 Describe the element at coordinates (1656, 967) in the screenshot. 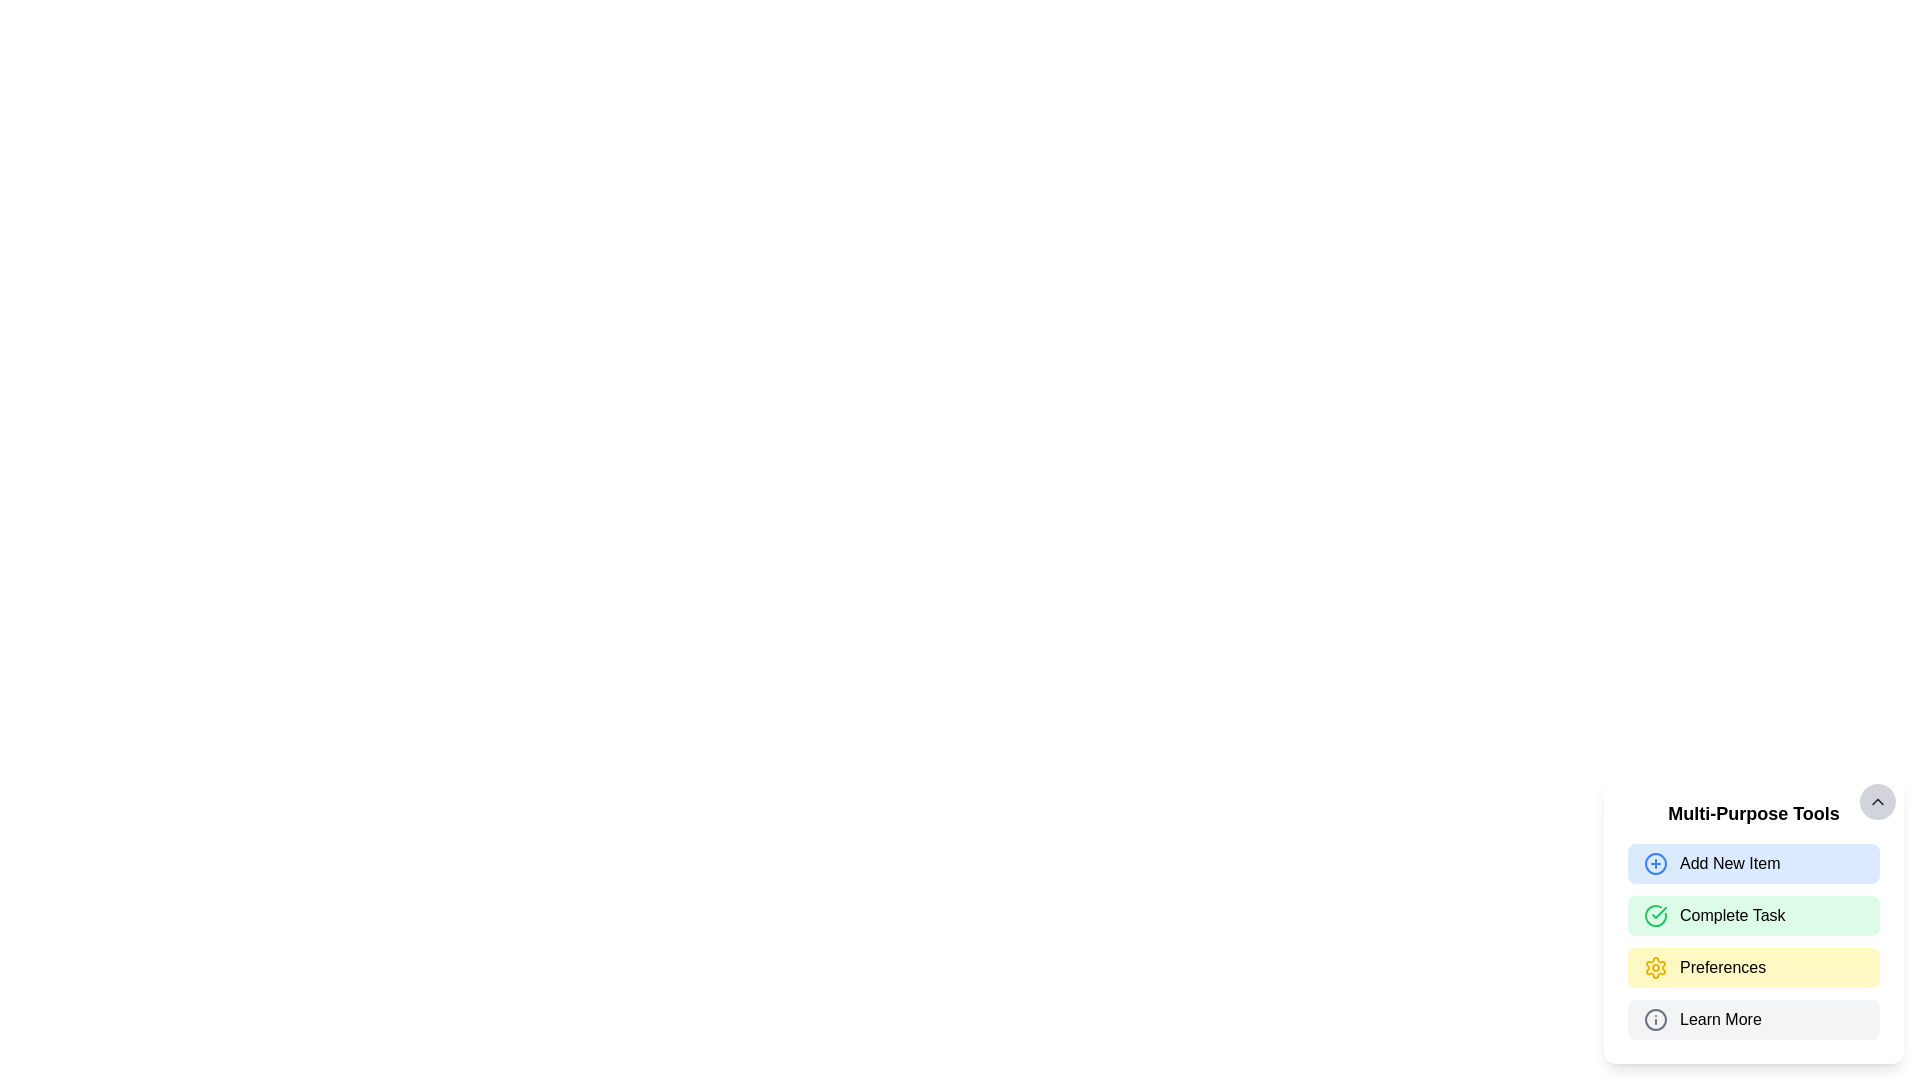

I see `settings icon represented by a golden yellow gear-shaped icon located at the bottom-right of the interface under the 'Preferences' section of the 'Multi-Purpose Tools' panel` at that location.